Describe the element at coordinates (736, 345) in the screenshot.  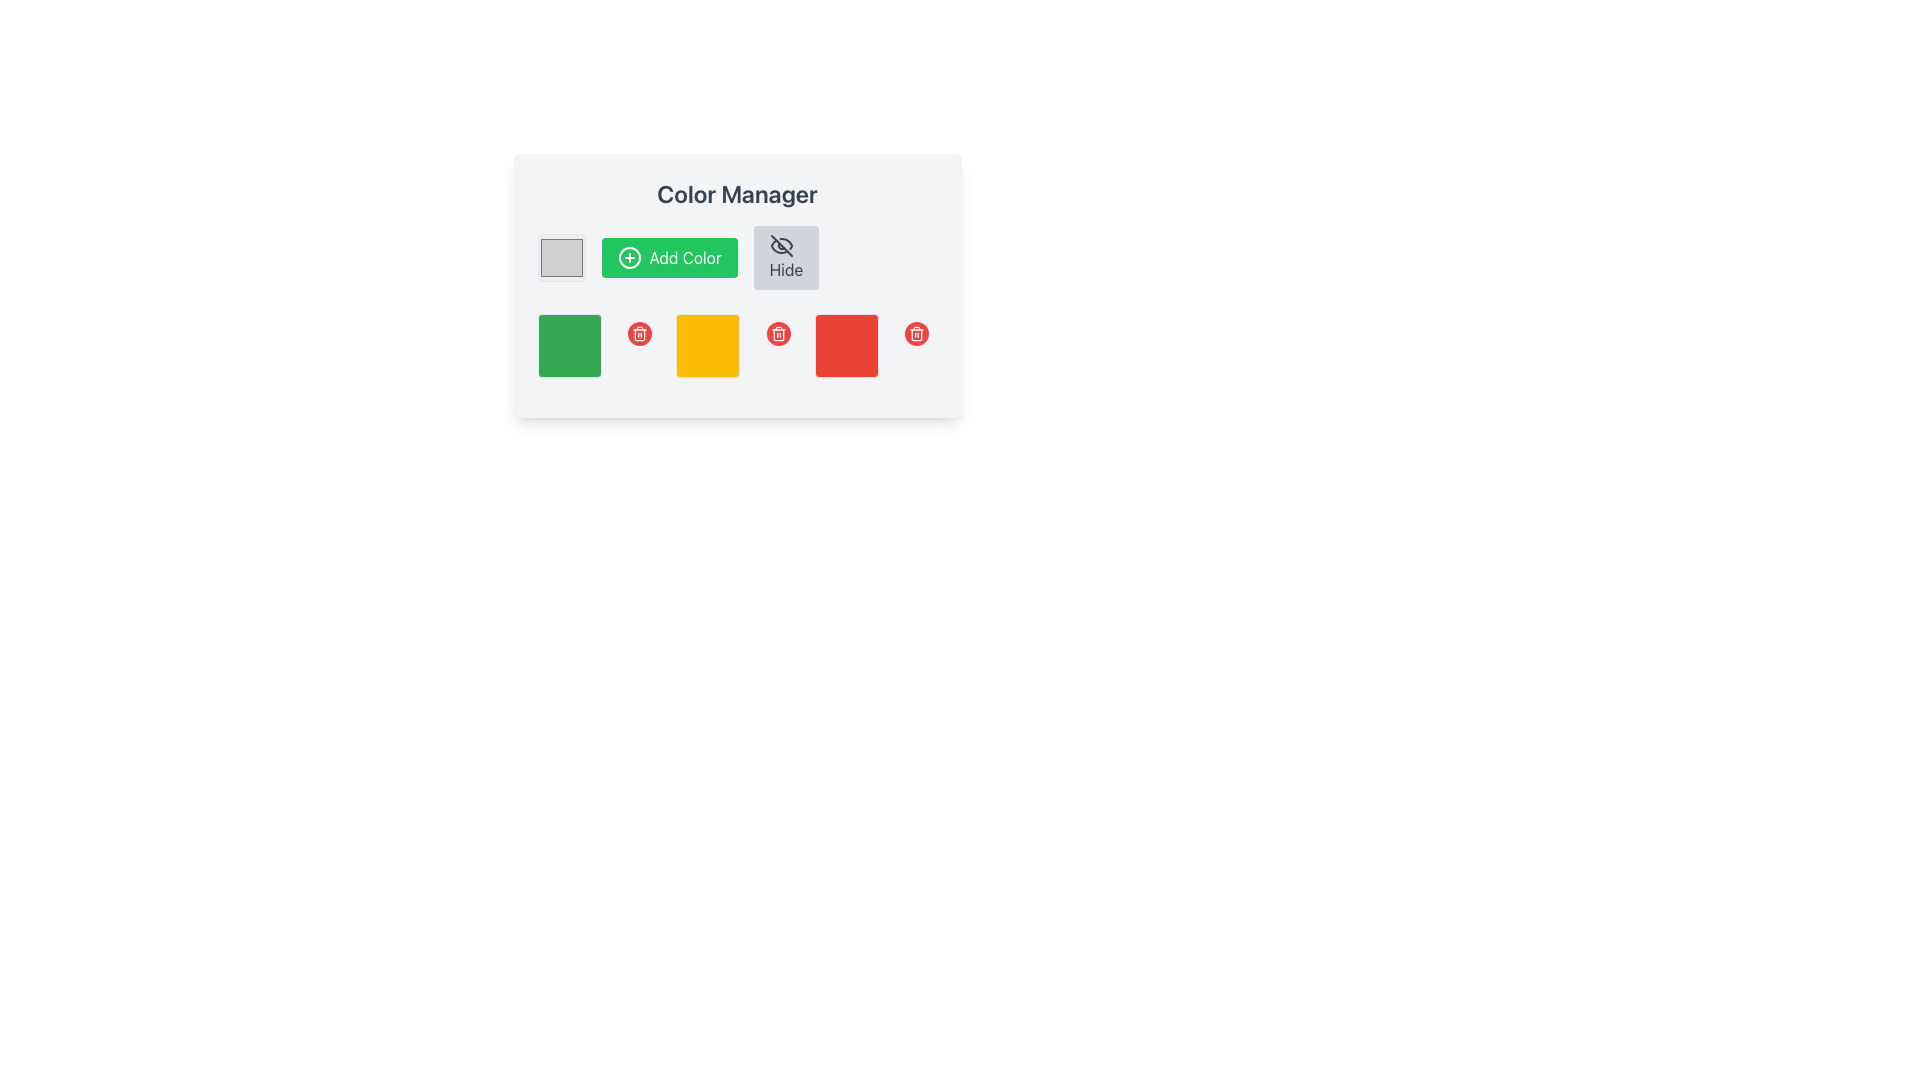
I see `the middle color display block in the color management interface` at that location.